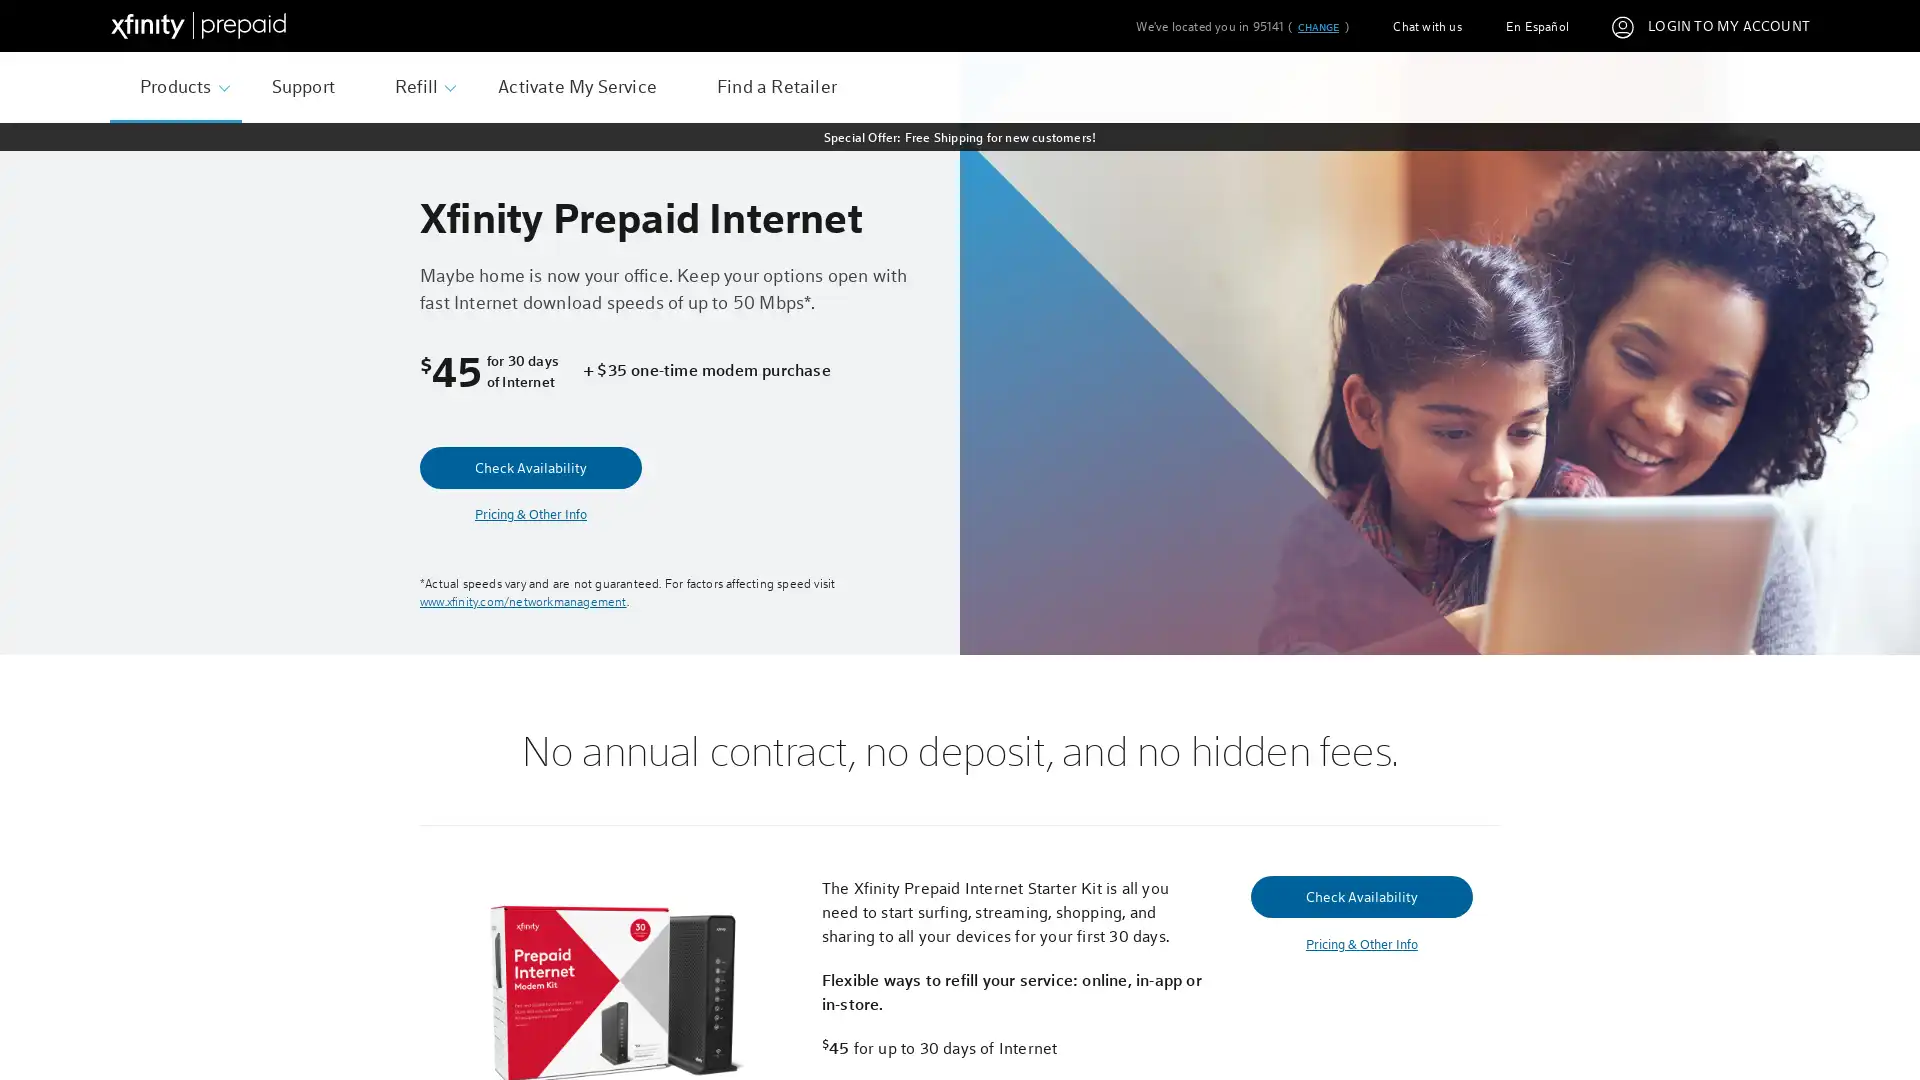 The image size is (1920, 1080). What do you see at coordinates (531, 513) in the screenshot?
I see `Pricing & Other Info` at bounding box center [531, 513].